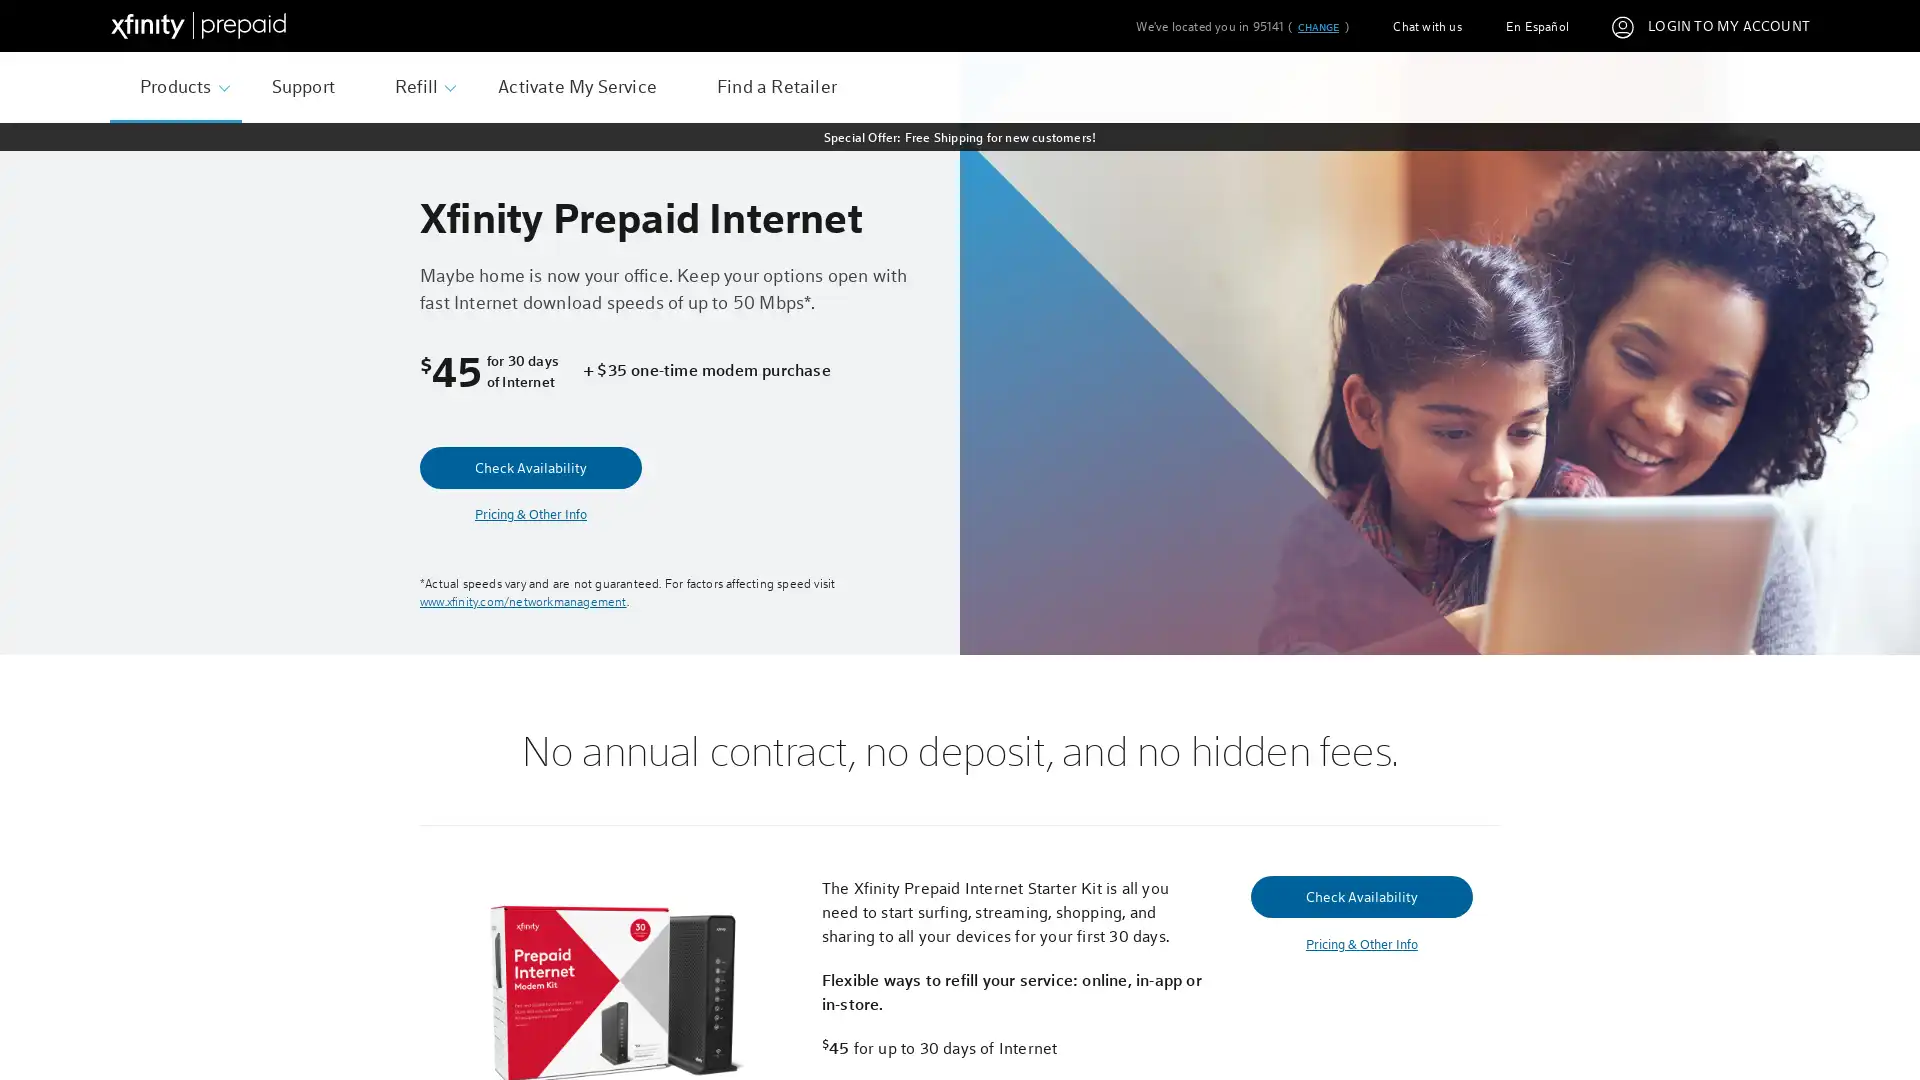 The image size is (1920, 1080). What do you see at coordinates (531, 513) in the screenshot?
I see `Pricing & Other Info` at bounding box center [531, 513].